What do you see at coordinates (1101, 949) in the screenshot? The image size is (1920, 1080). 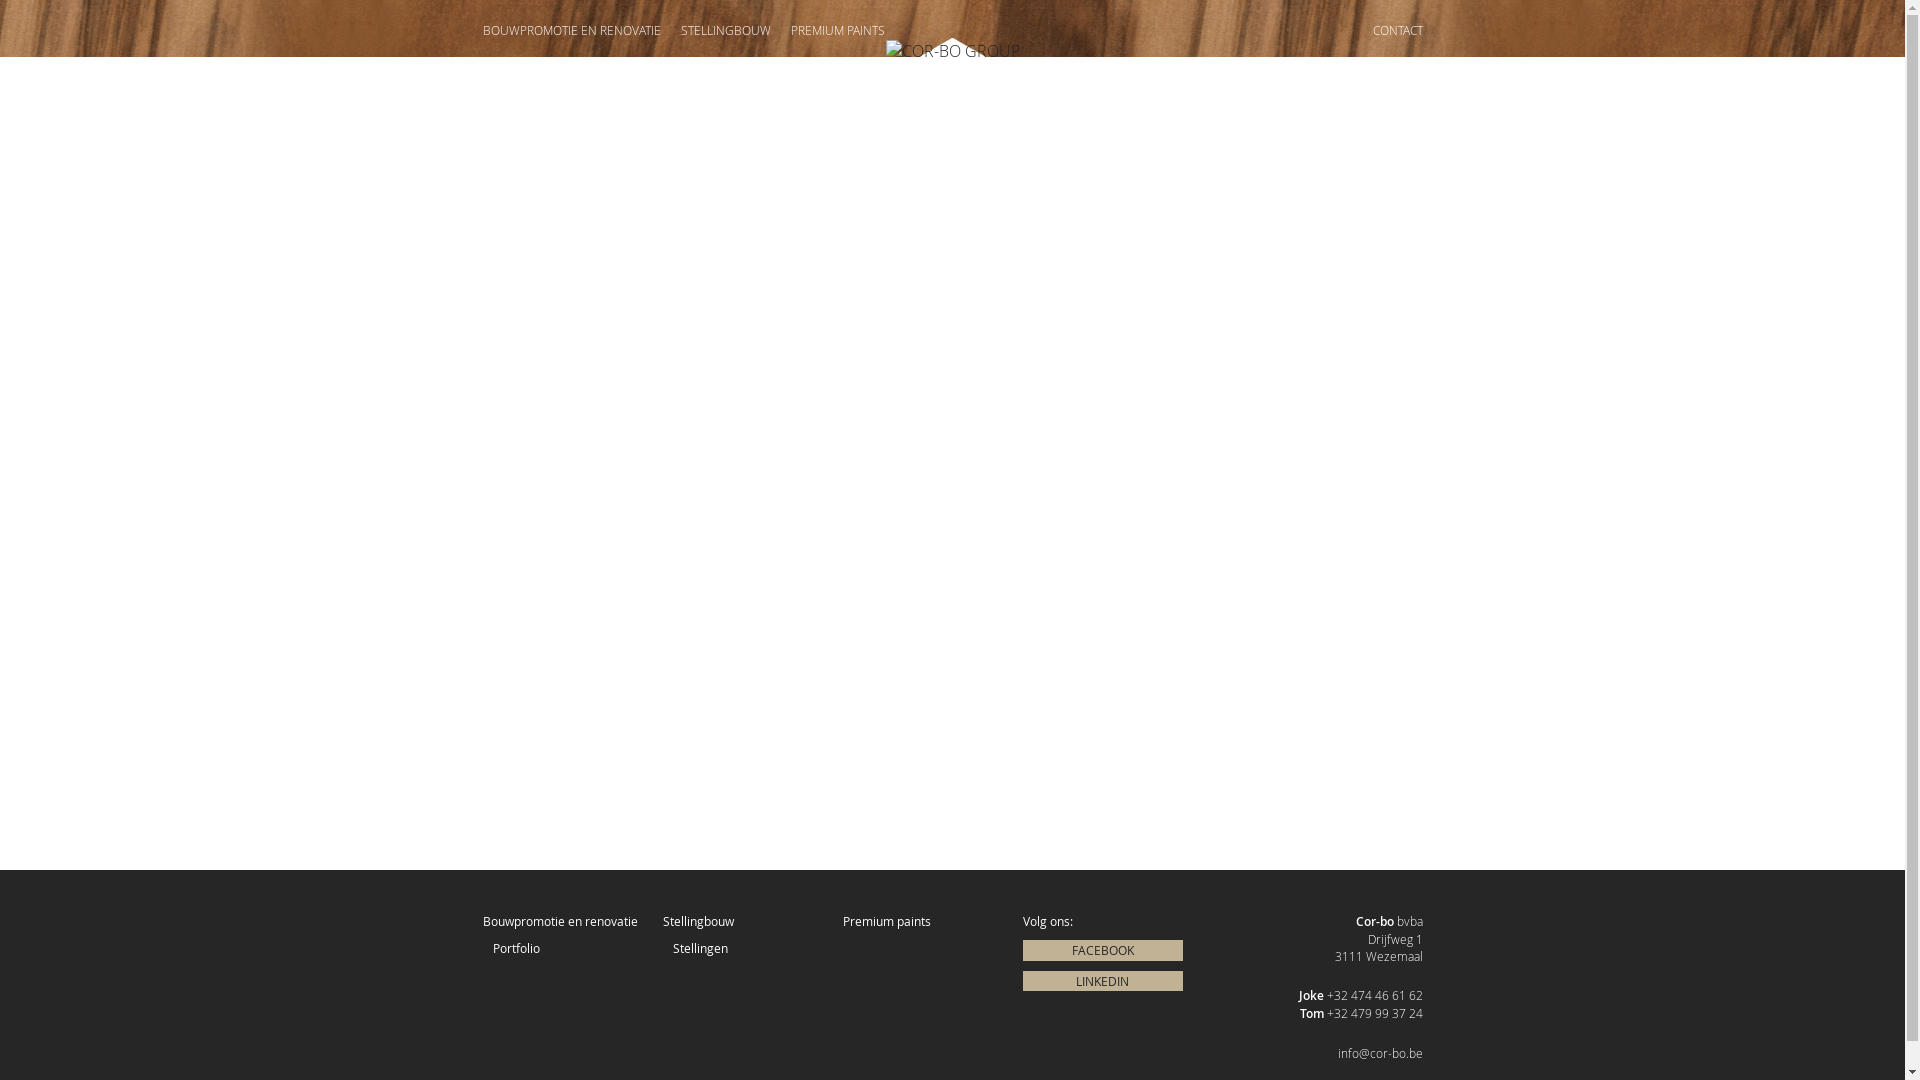 I see `'FACEBOOK'` at bounding box center [1101, 949].